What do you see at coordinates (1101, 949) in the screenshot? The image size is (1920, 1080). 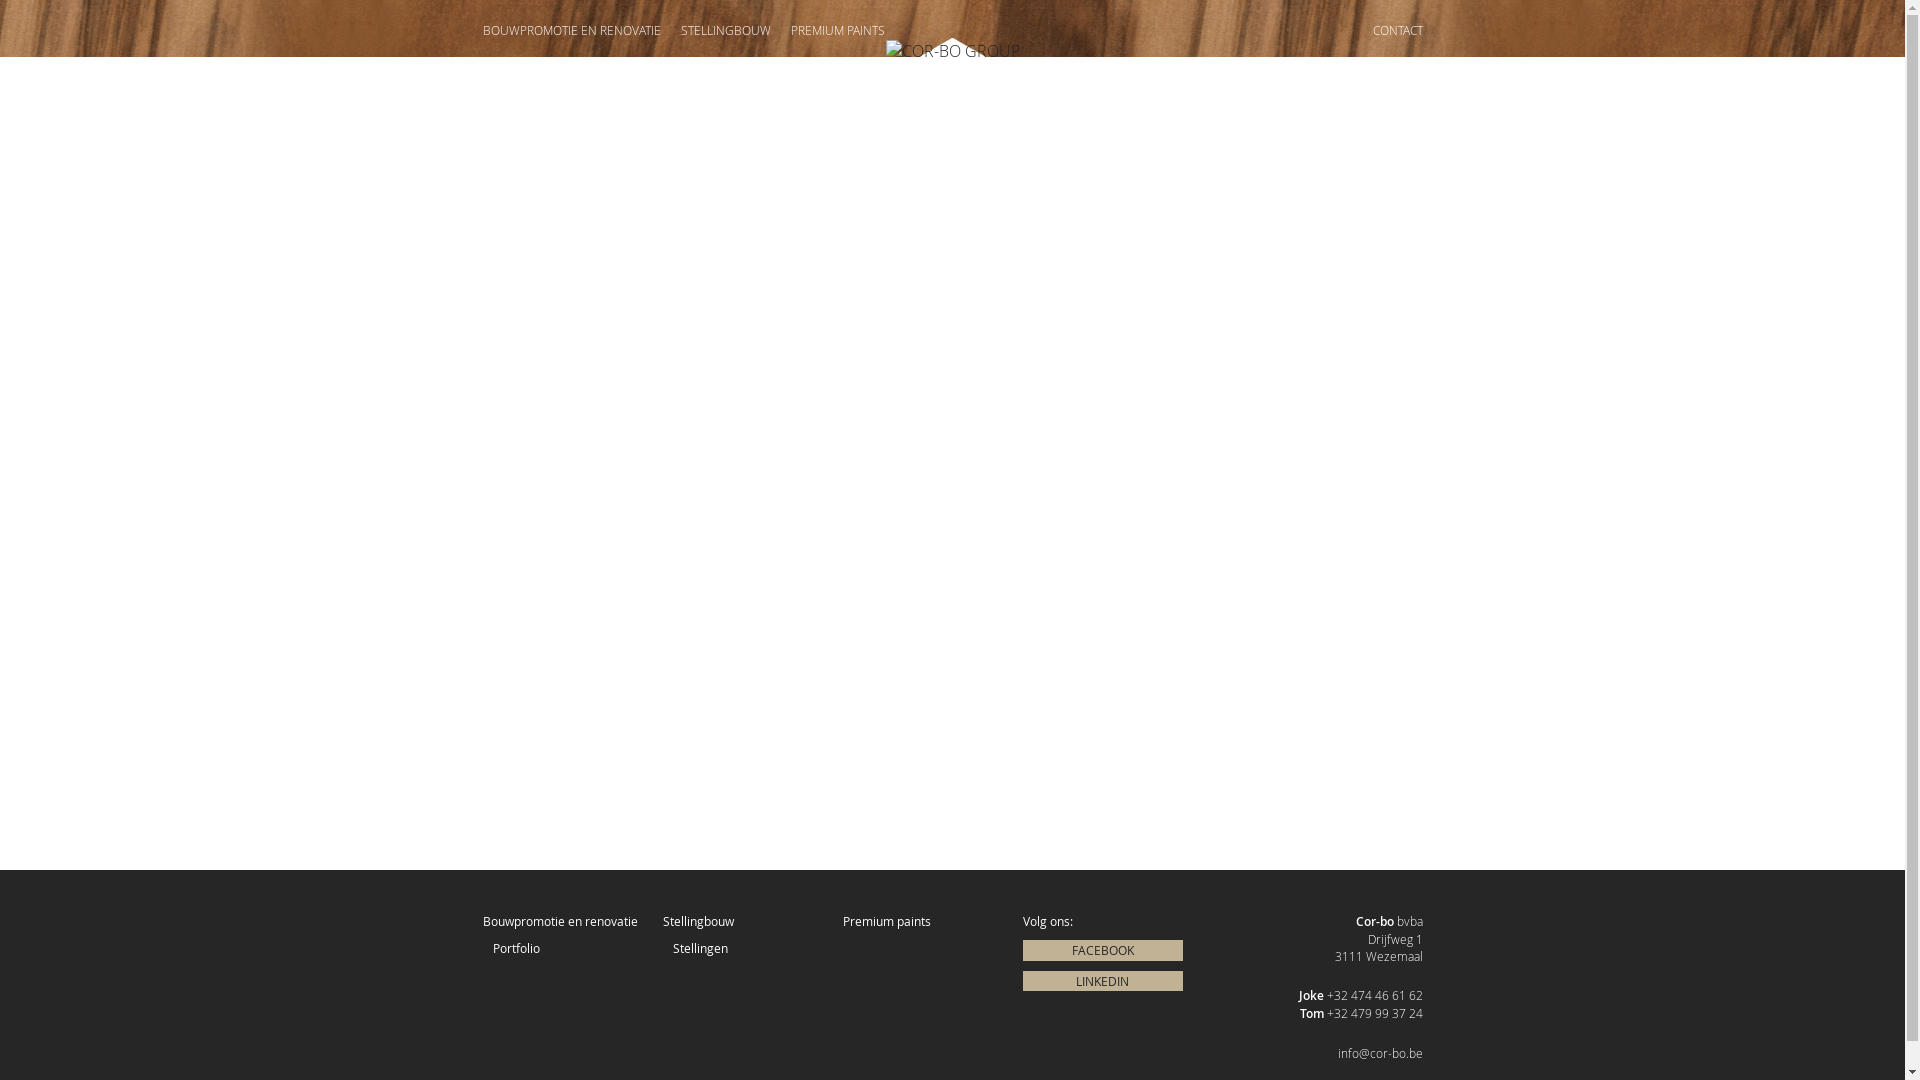 I see `'FACEBOOK'` at bounding box center [1101, 949].